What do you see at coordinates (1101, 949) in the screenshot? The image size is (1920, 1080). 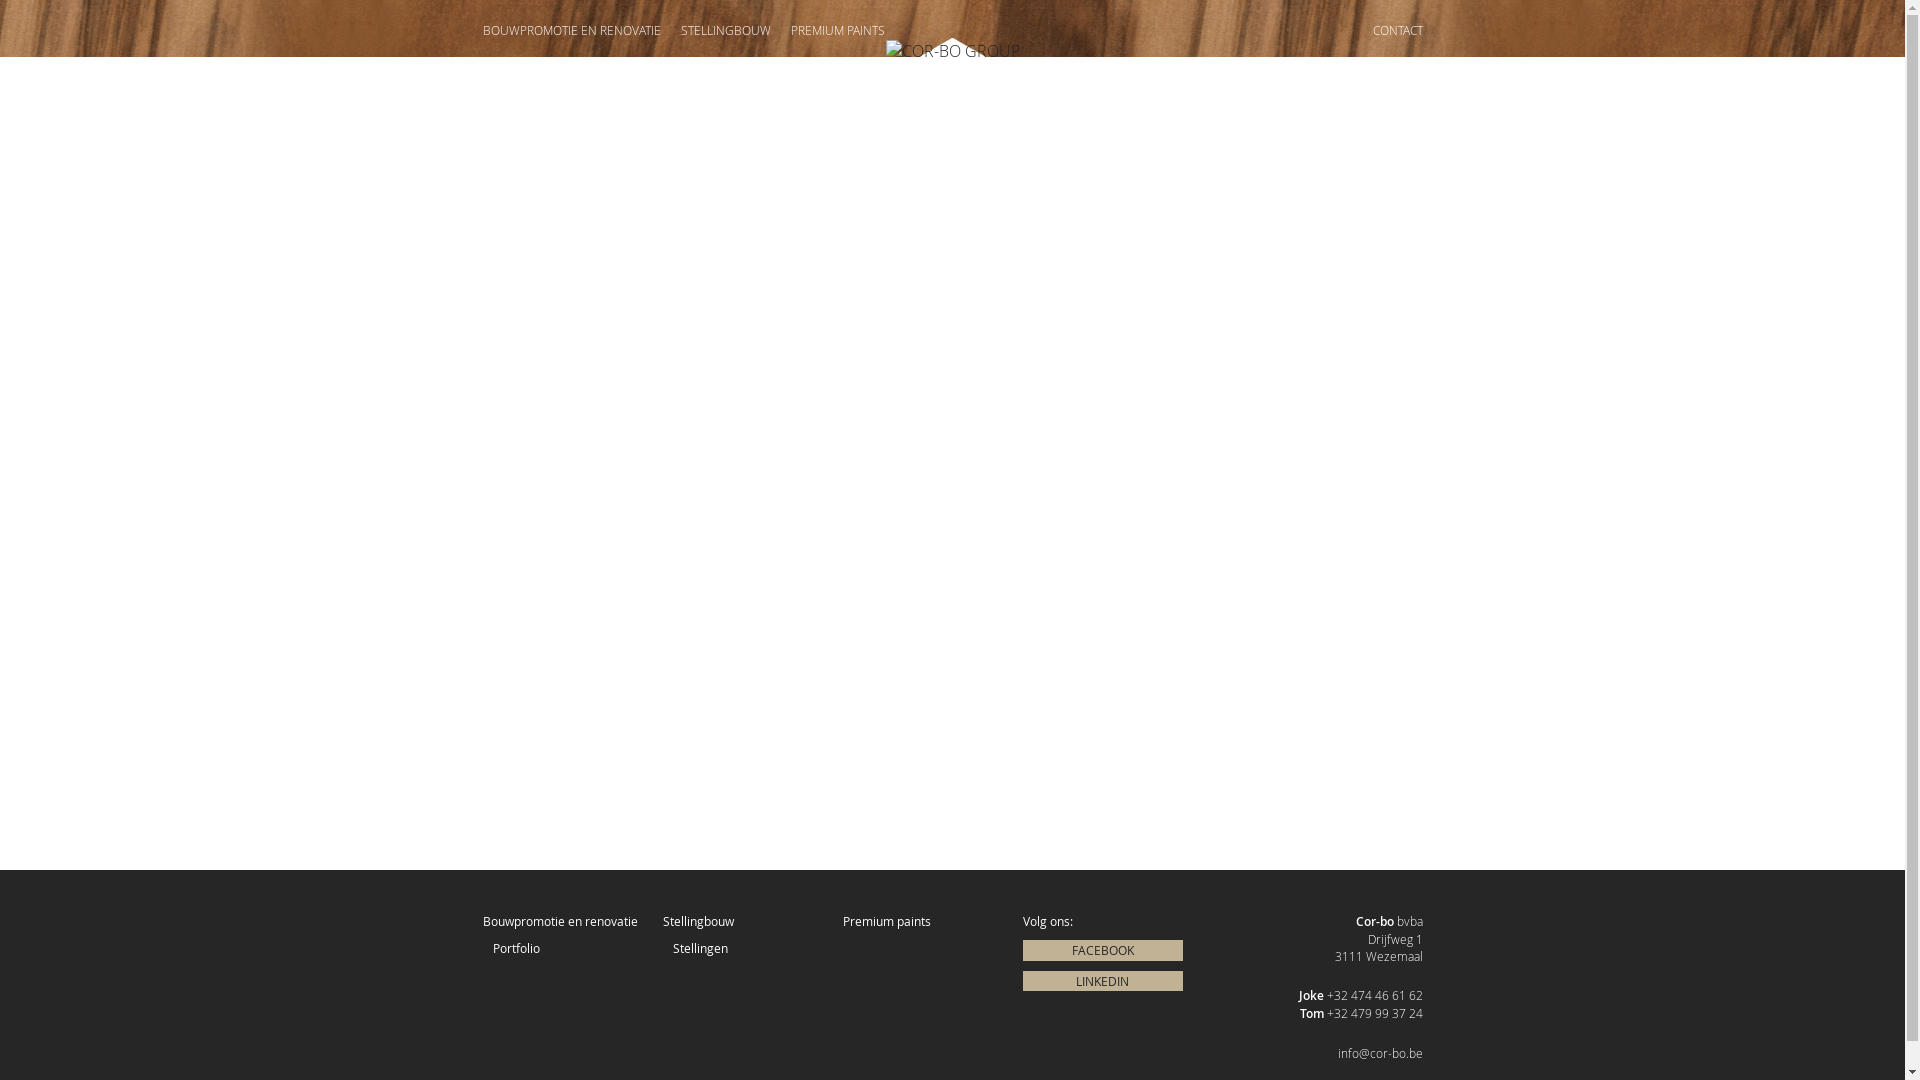 I see `'FACEBOOK'` at bounding box center [1101, 949].